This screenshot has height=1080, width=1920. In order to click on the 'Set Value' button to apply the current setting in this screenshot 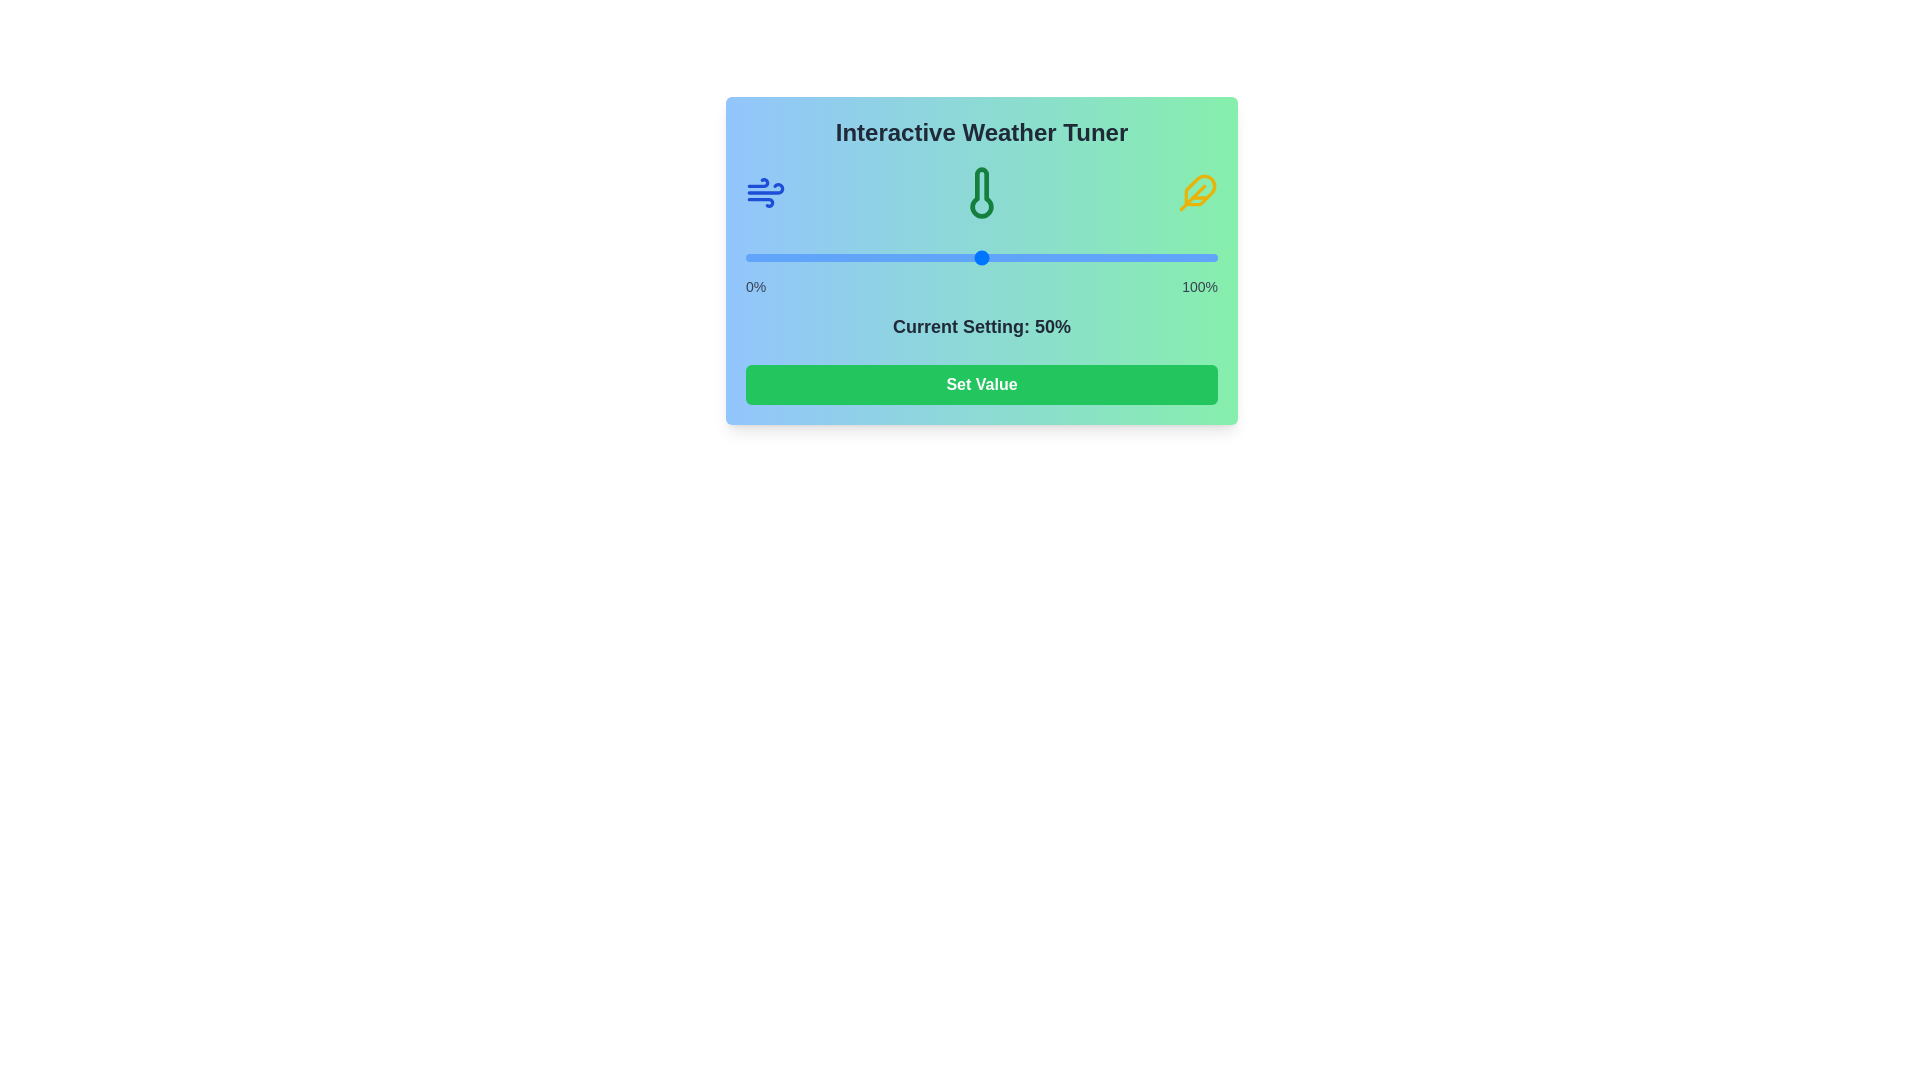, I will do `click(982, 385)`.